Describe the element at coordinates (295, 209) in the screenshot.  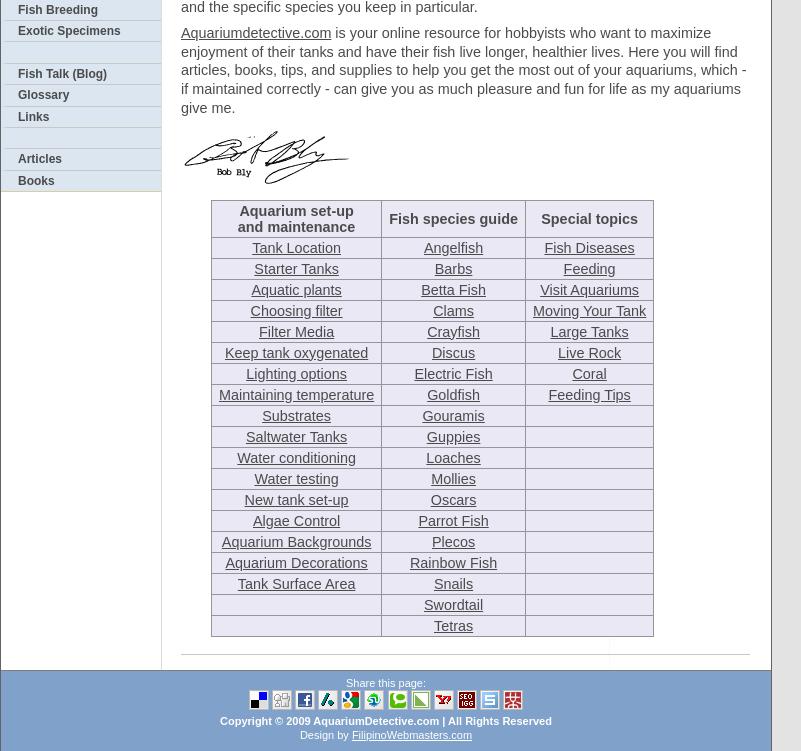
I see `'Aquarium set-up'` at that location.